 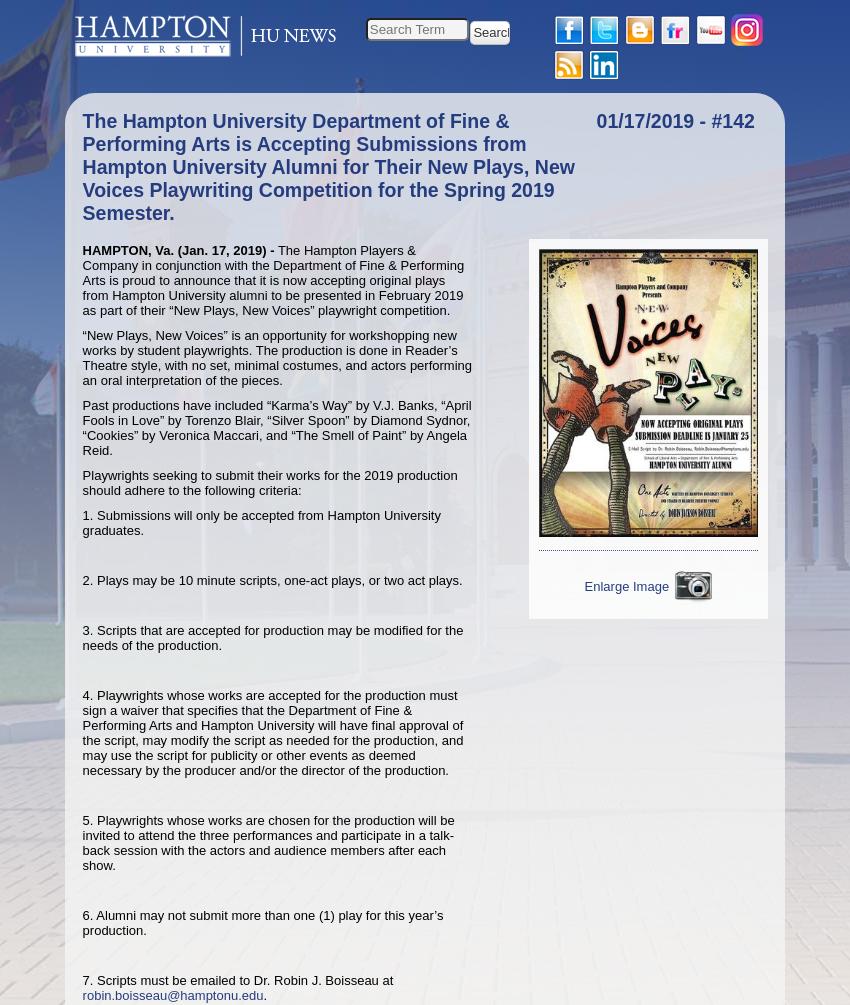 I want to click on '1. Submissions will only be accepted from Hampton University graduates.', so click(x=260, y=520).